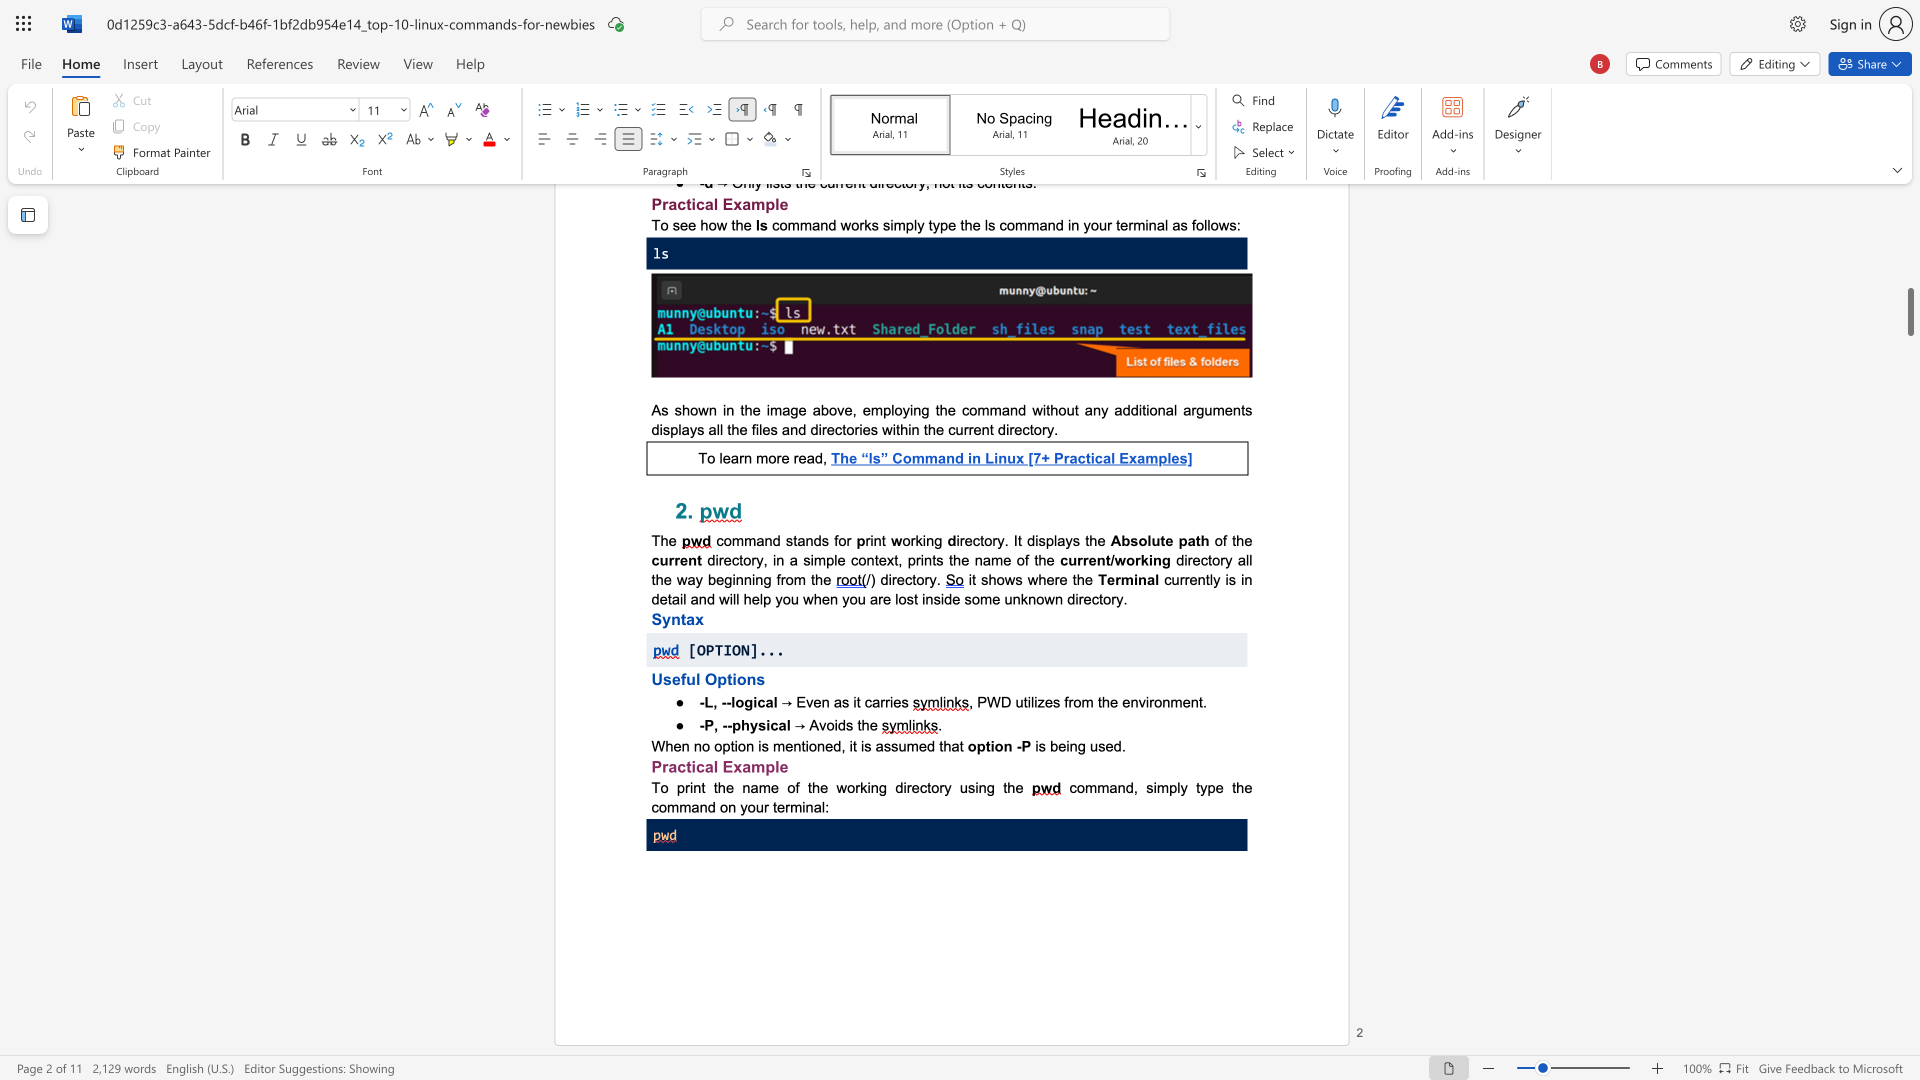 The height and width of the screenshot is (1080, 1920). Describe the element at coordinates (750, 765) in the screenshot. I see `the subset text "mple" within the text "Practical Example"` at that location.